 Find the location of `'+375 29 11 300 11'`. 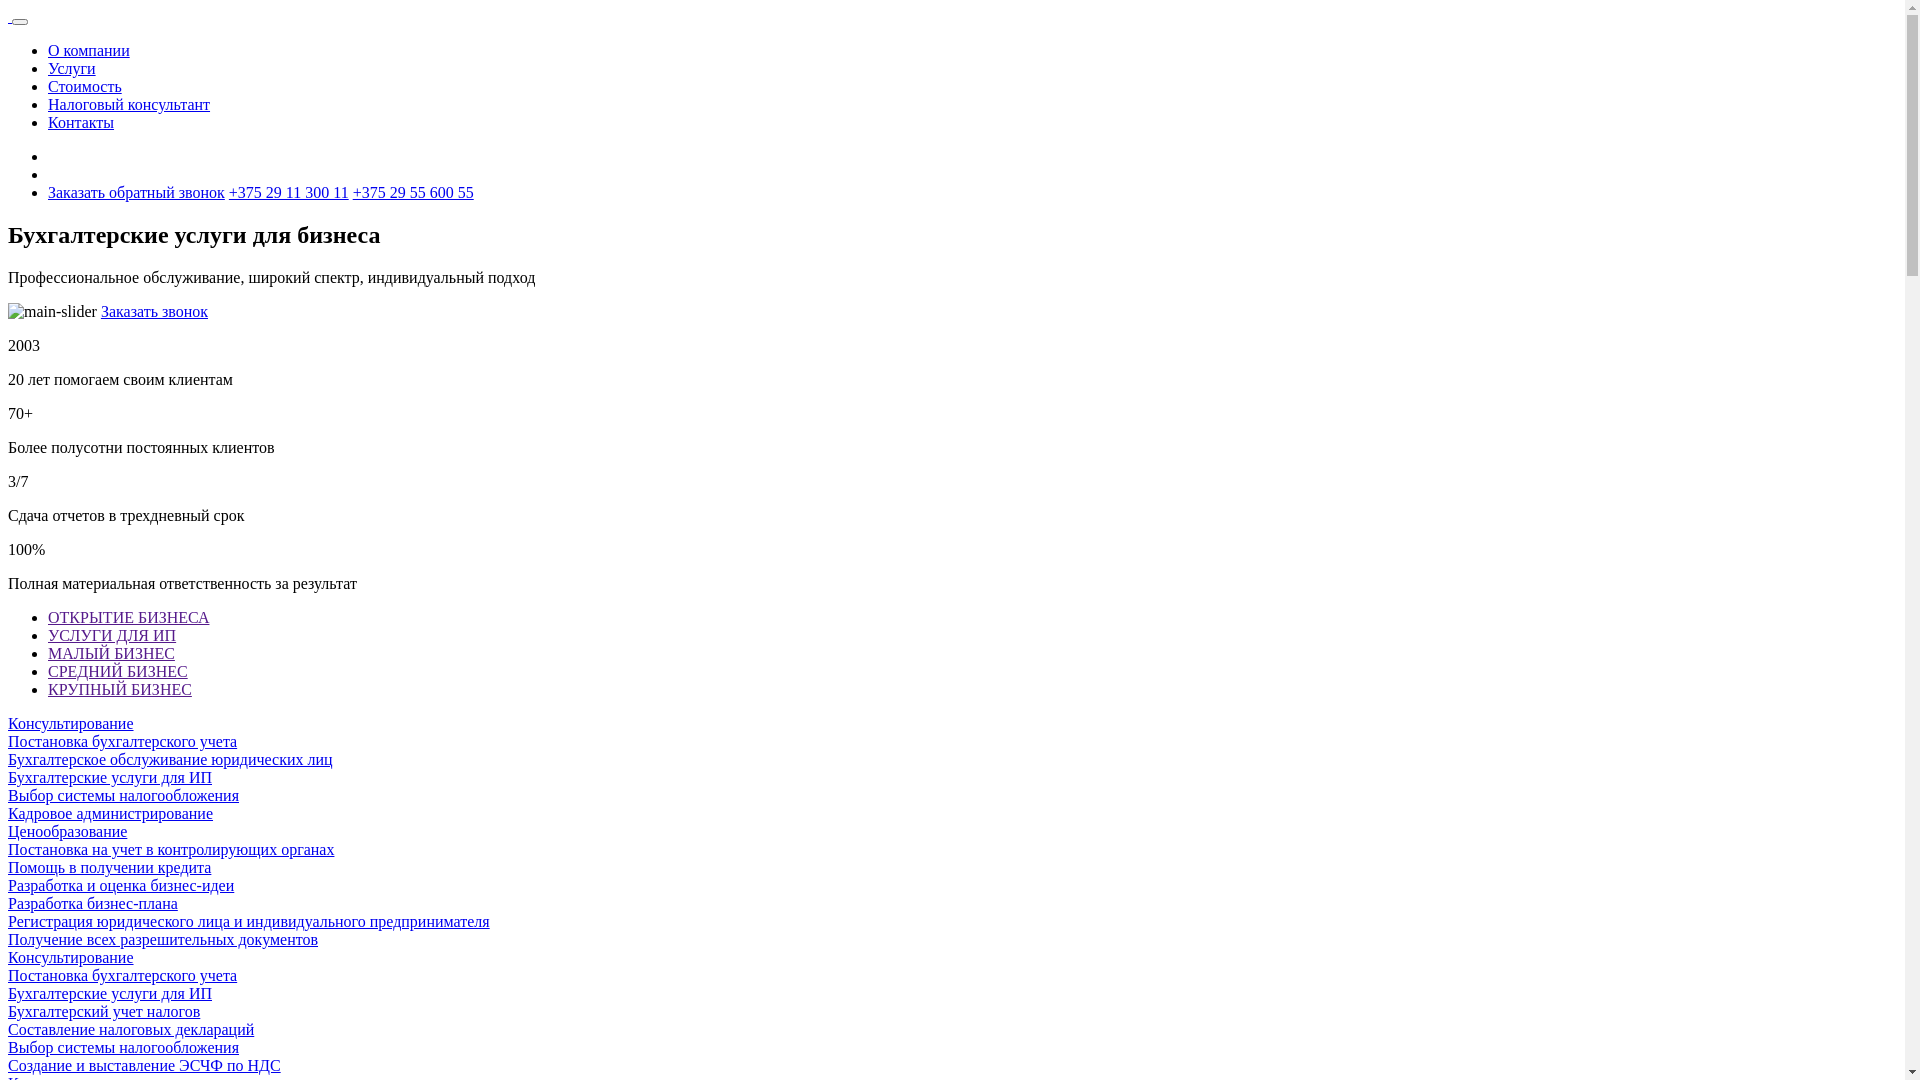

'+375 29 11 300 11' is located at coordinates (287, 192).